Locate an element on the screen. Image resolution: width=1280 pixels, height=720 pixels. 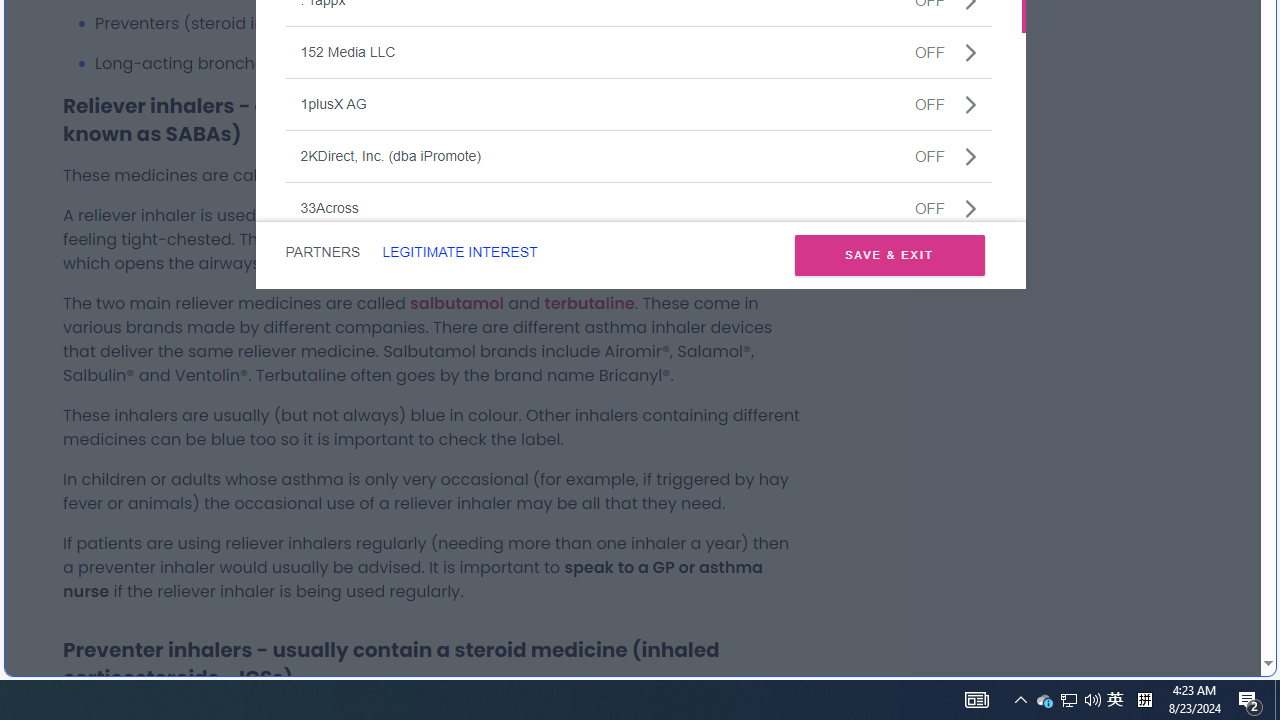
'terbutaline' is located at coordinates (588, 303).